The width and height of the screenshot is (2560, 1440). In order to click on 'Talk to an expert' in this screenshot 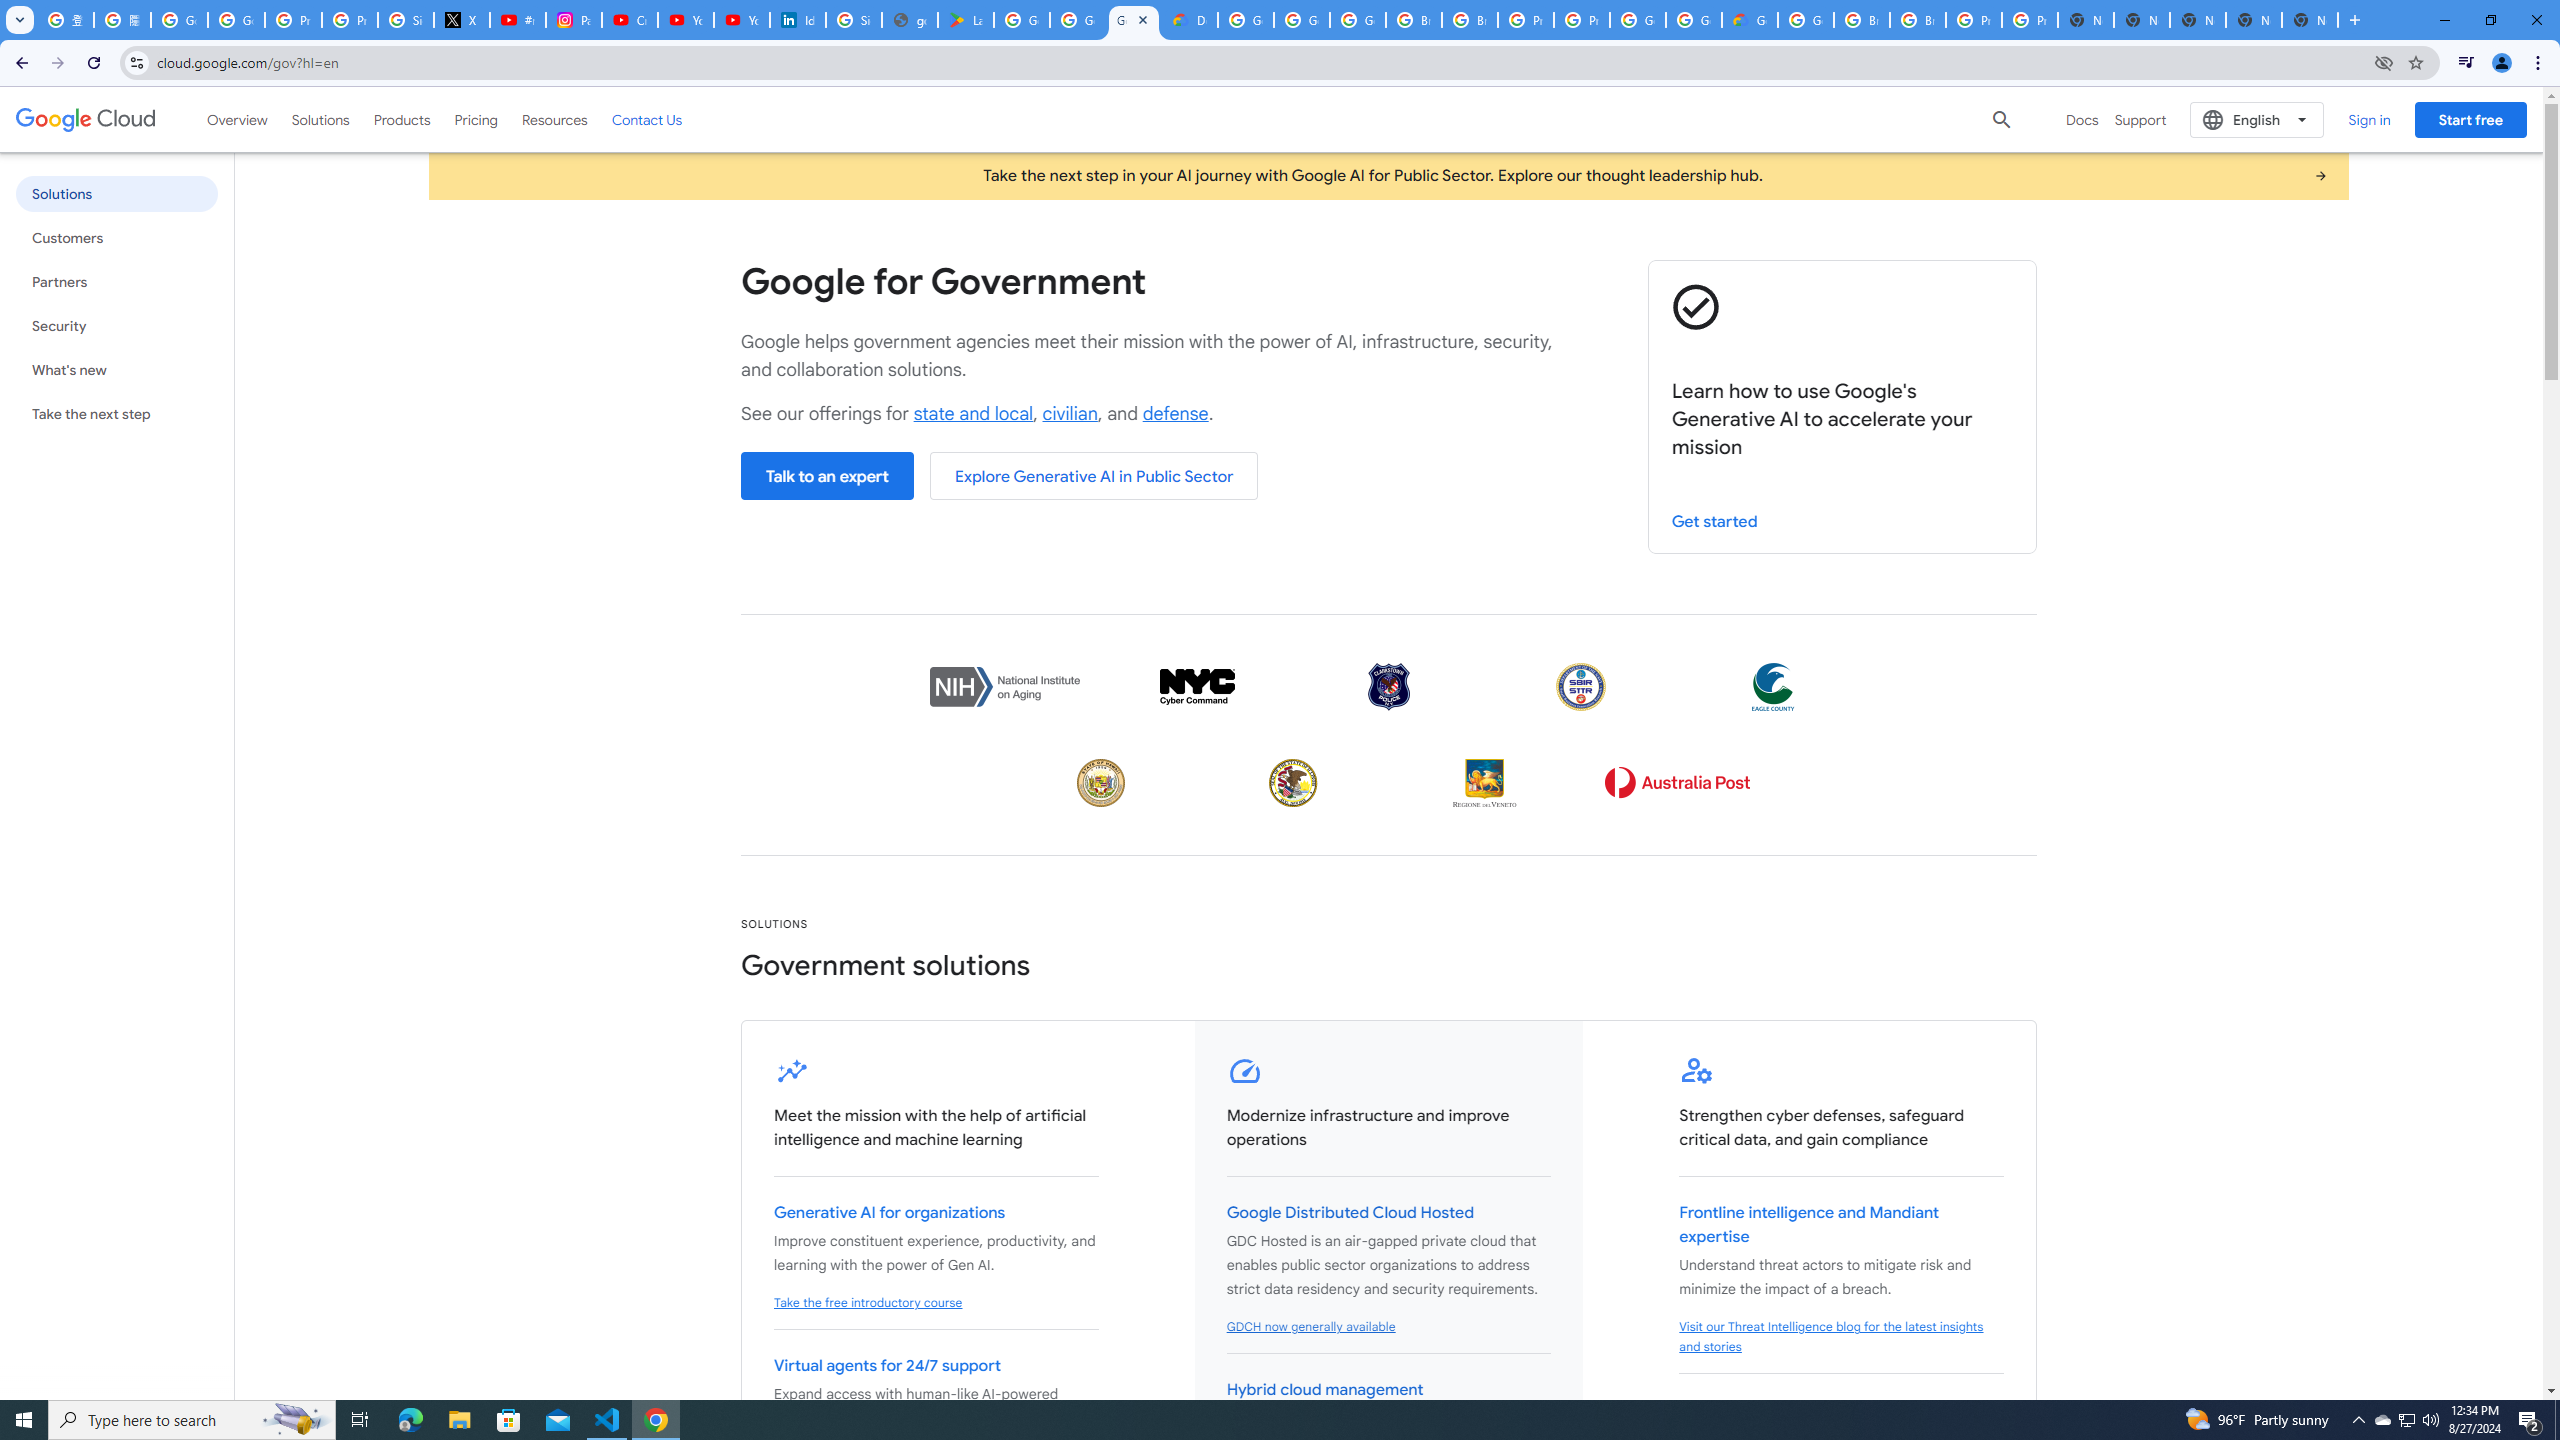, I will do `click(826, 474)`.